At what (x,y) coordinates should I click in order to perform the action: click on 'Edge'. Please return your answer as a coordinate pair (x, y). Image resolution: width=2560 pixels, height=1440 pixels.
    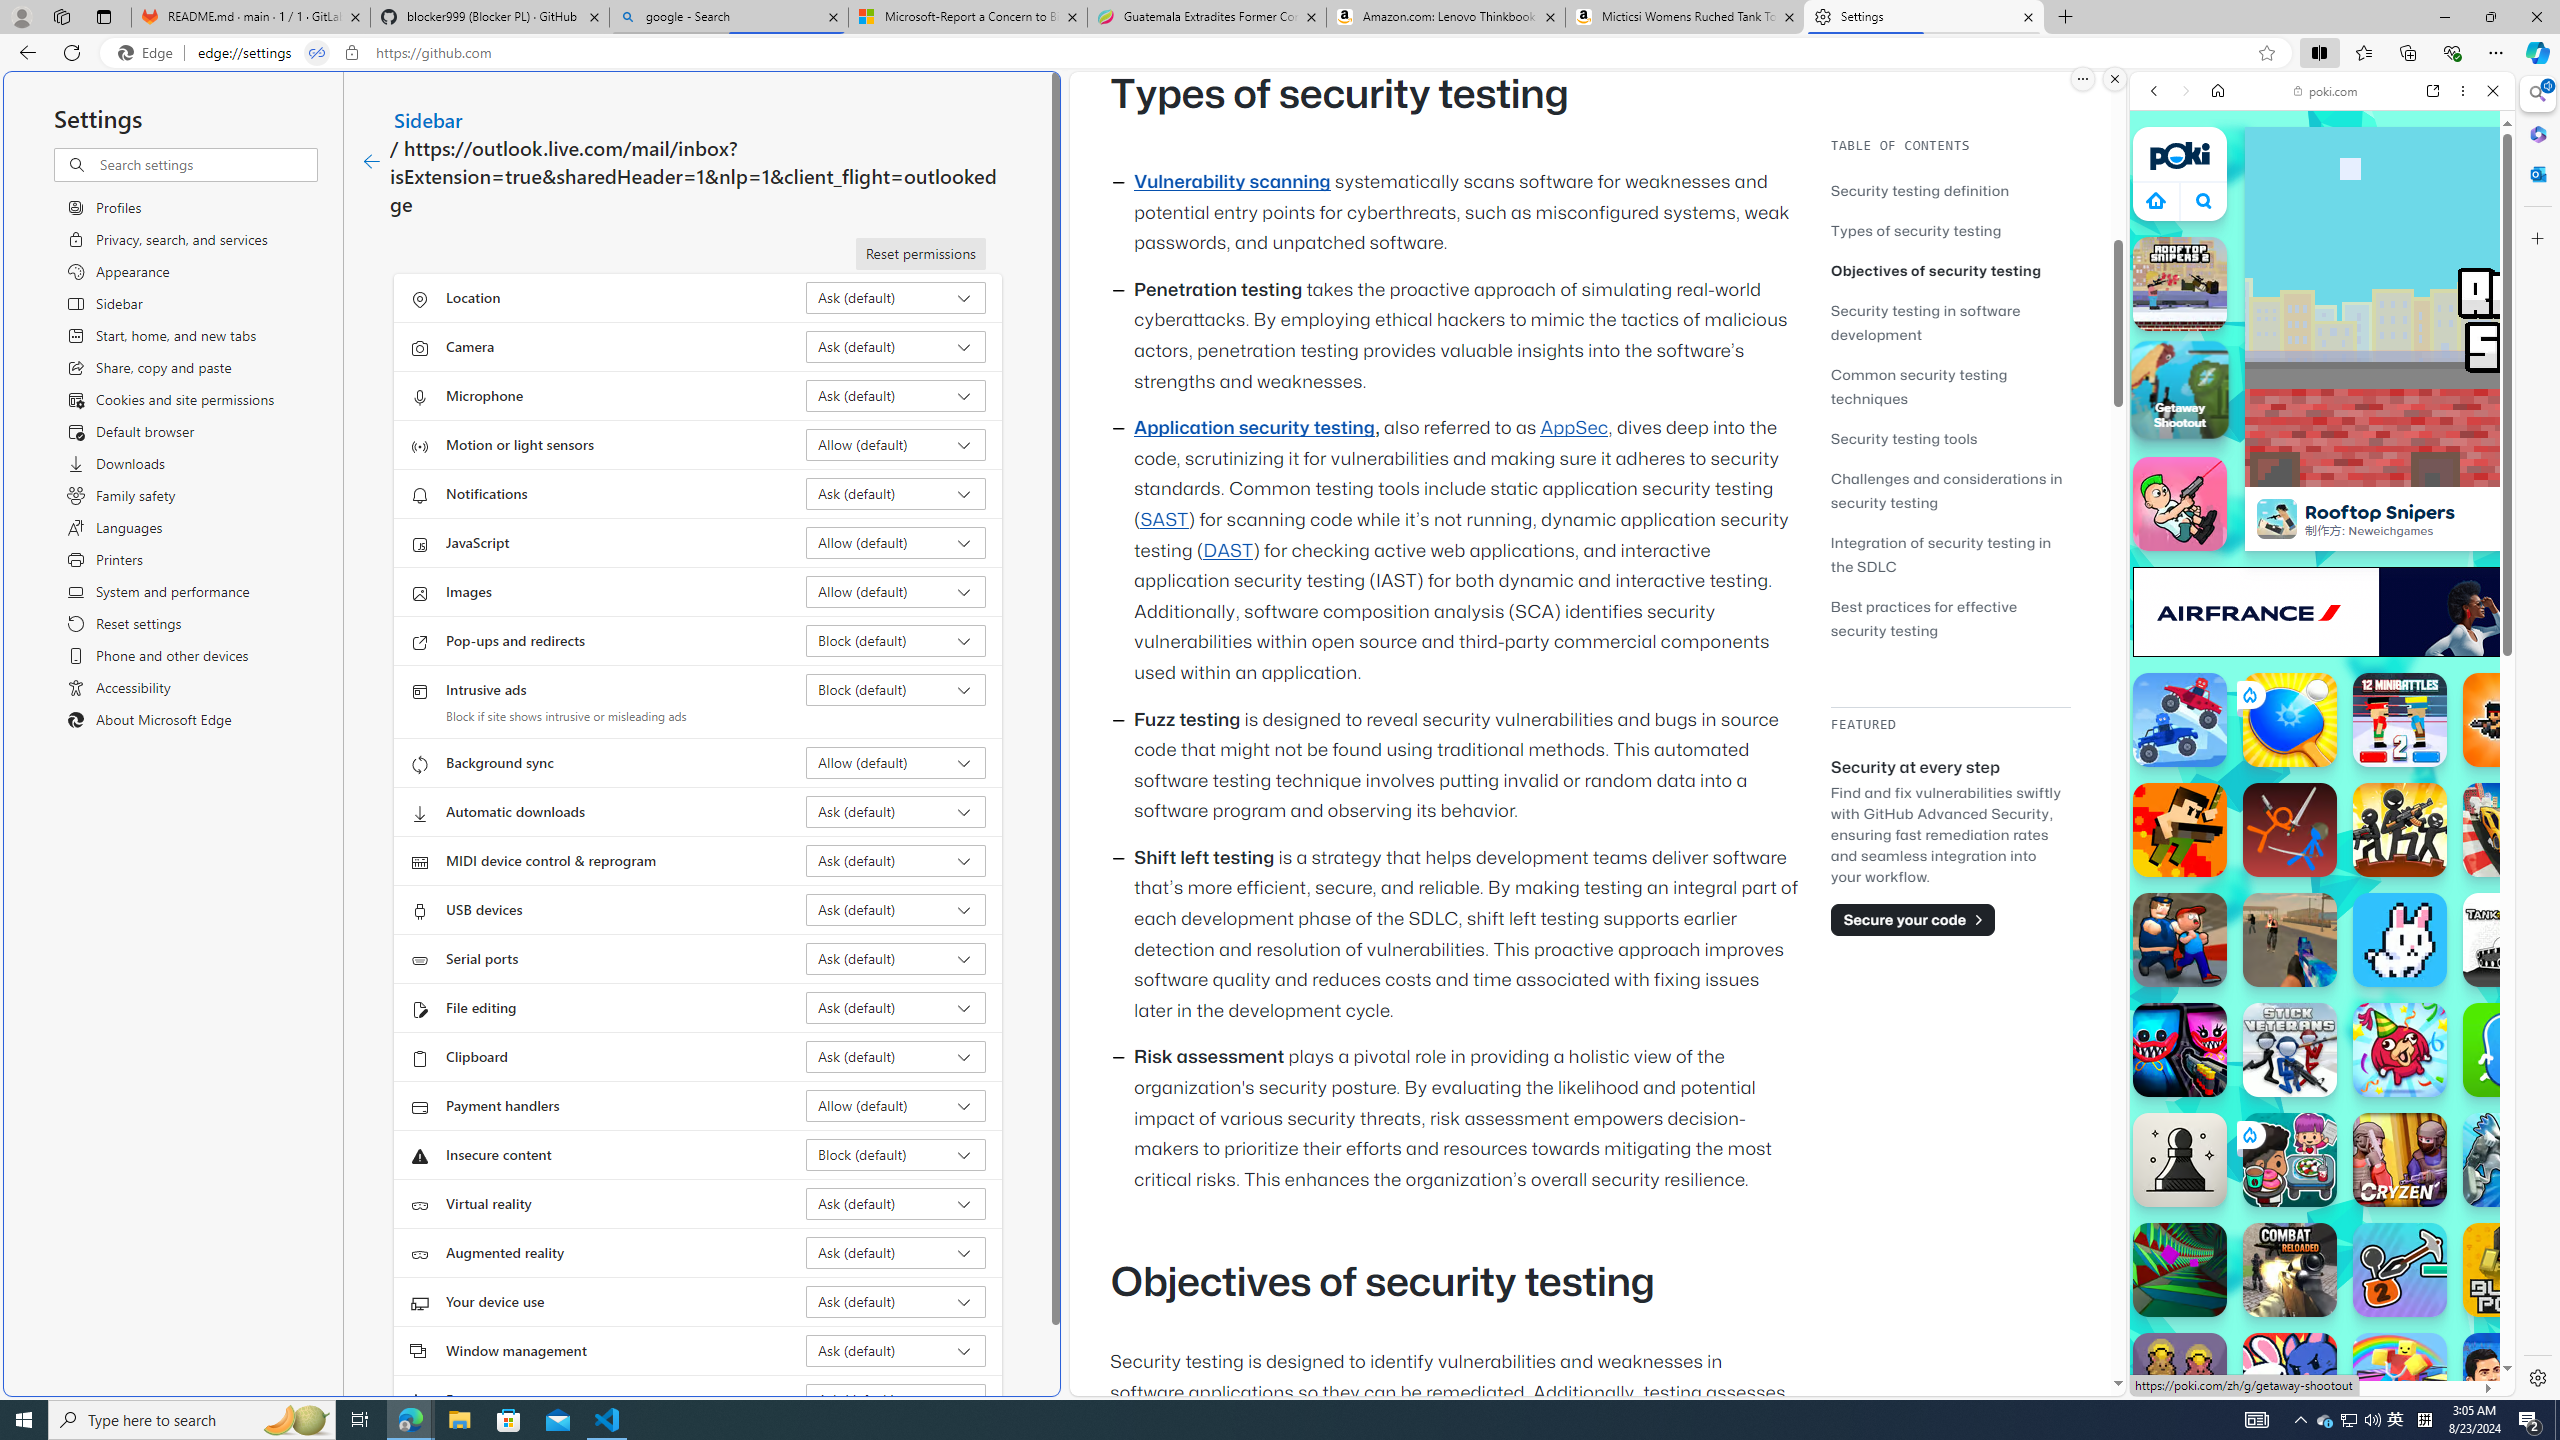
    Looking at the image, I should click on (148, 53).